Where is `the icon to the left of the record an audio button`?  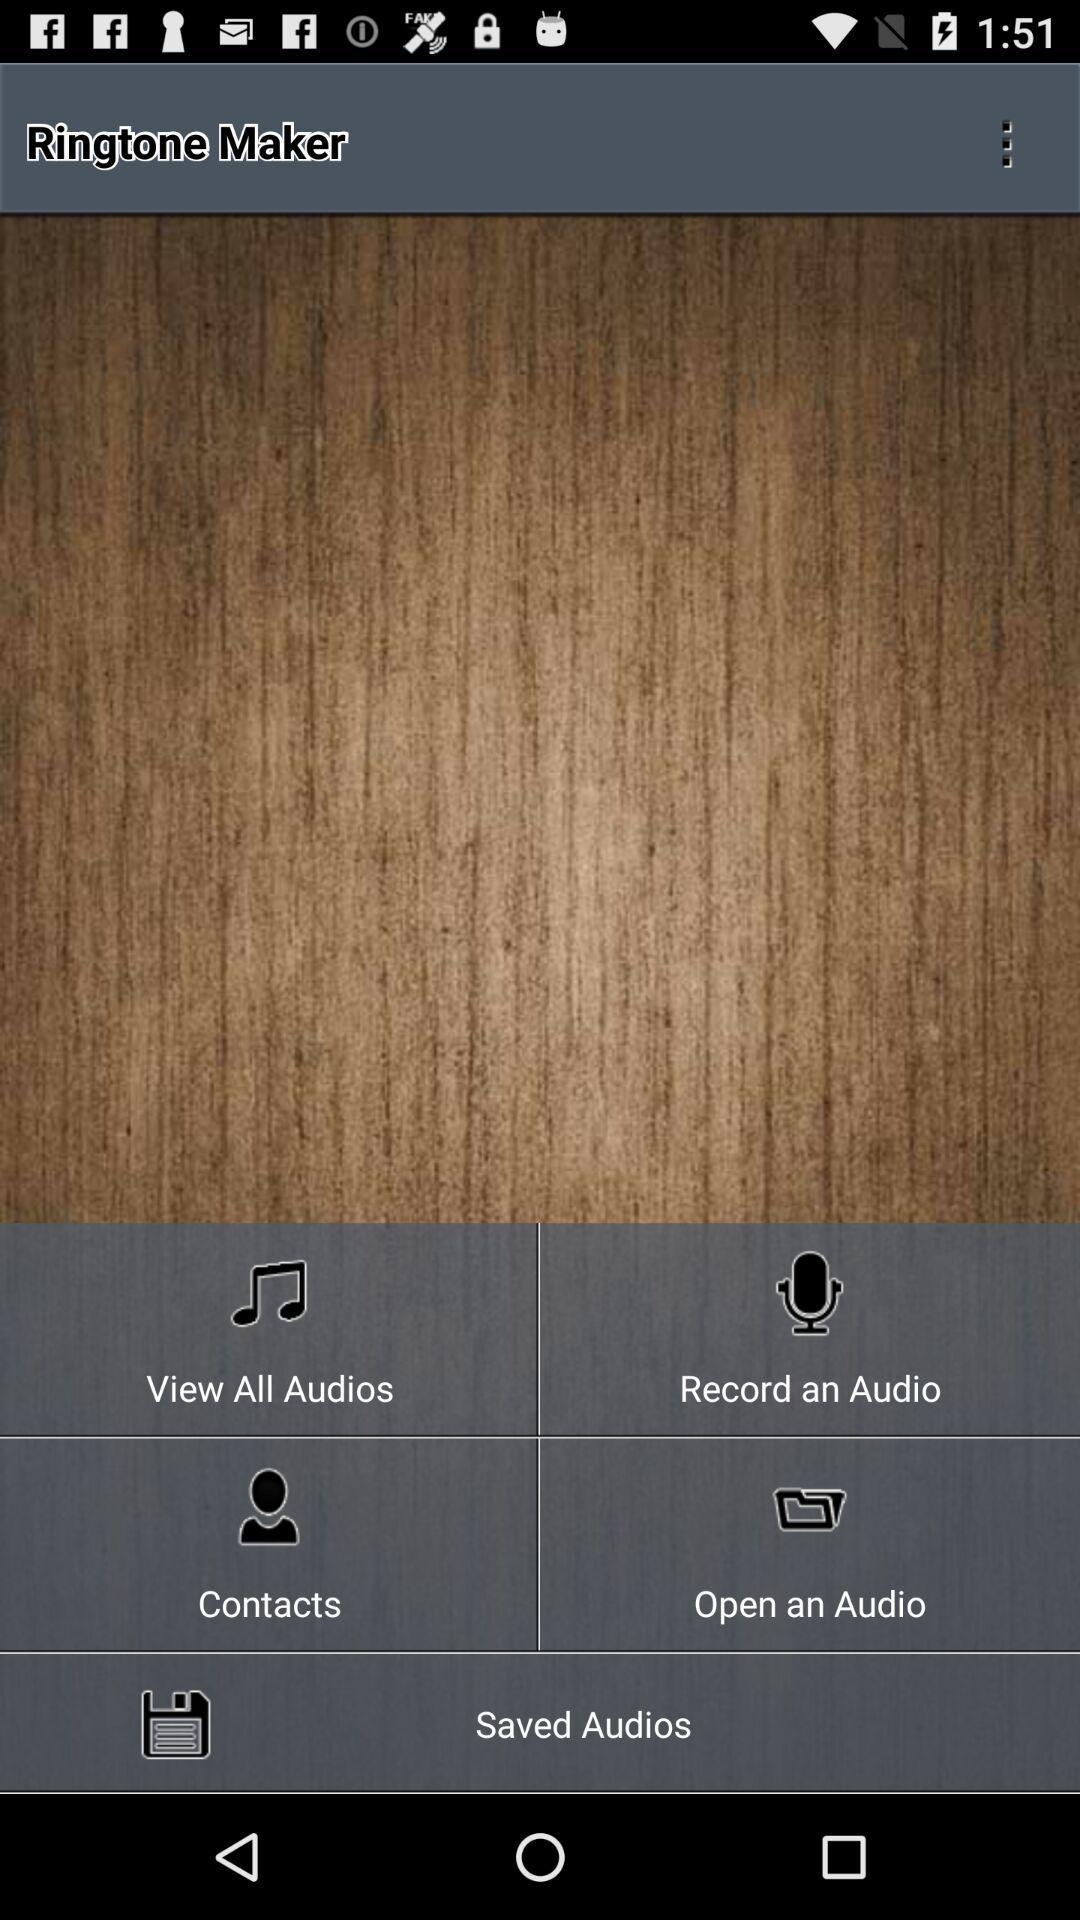 the icon to the left of the record an audio button is located at coordinates (270, 1545).